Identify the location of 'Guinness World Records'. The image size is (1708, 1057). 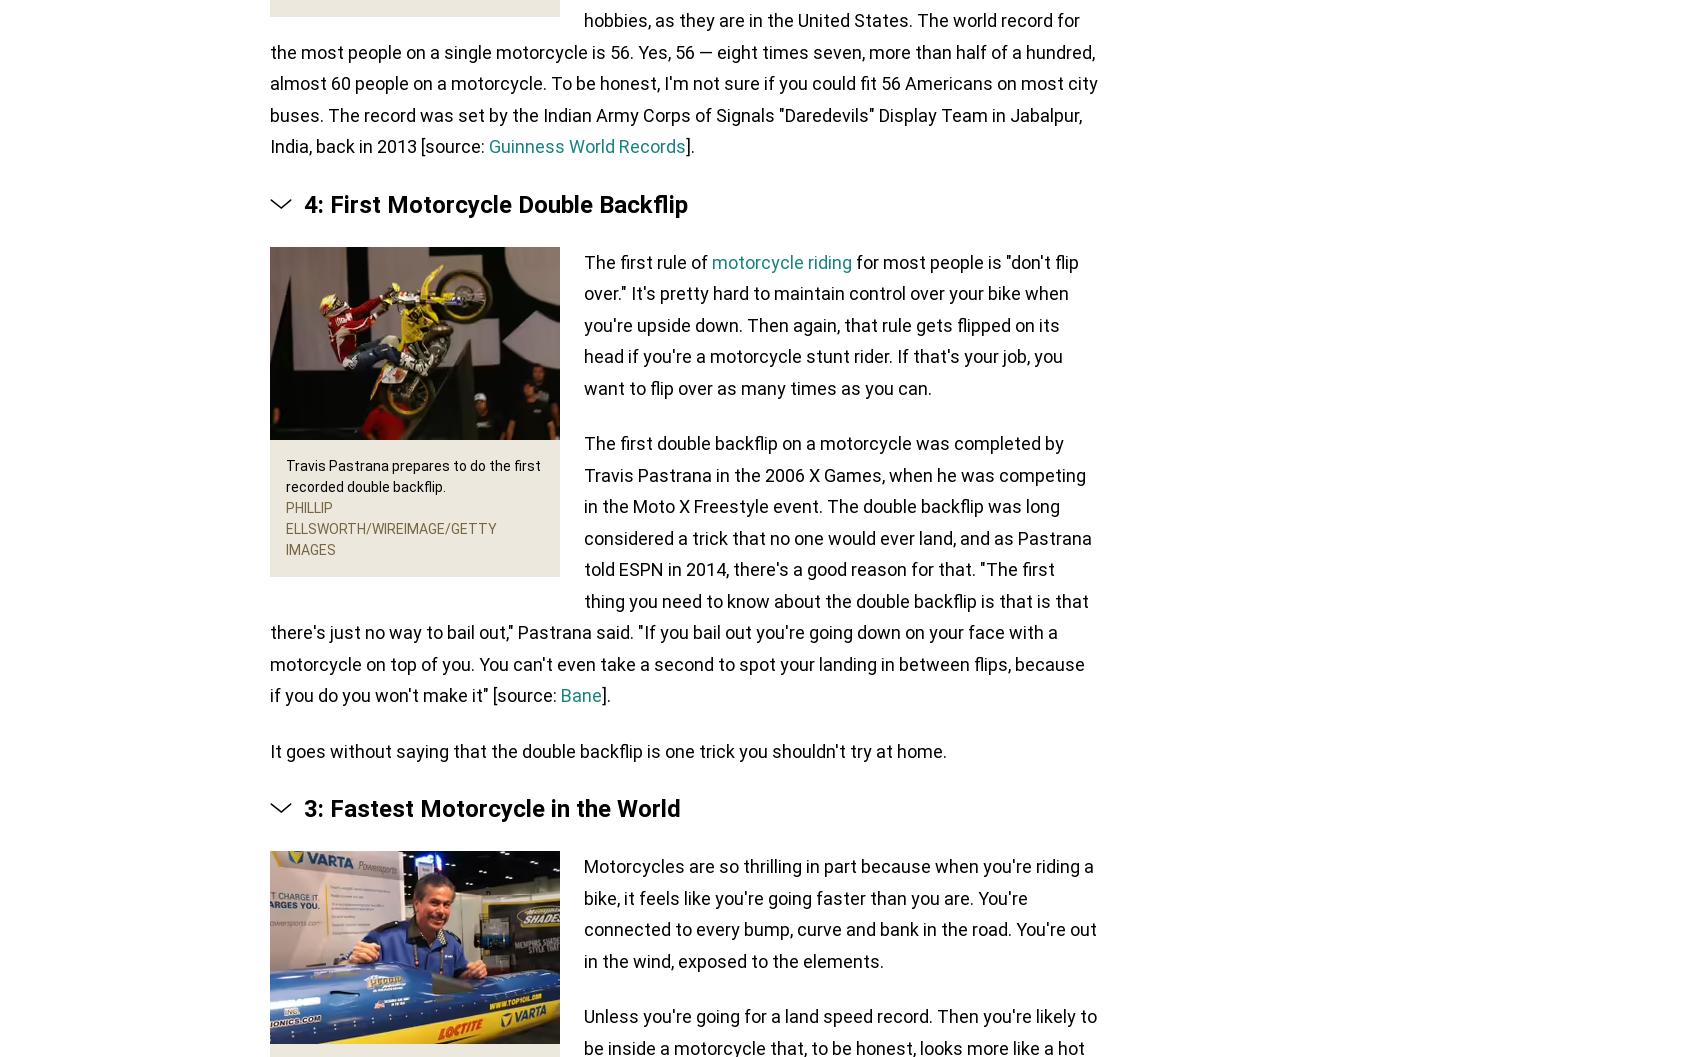
(587, 145).